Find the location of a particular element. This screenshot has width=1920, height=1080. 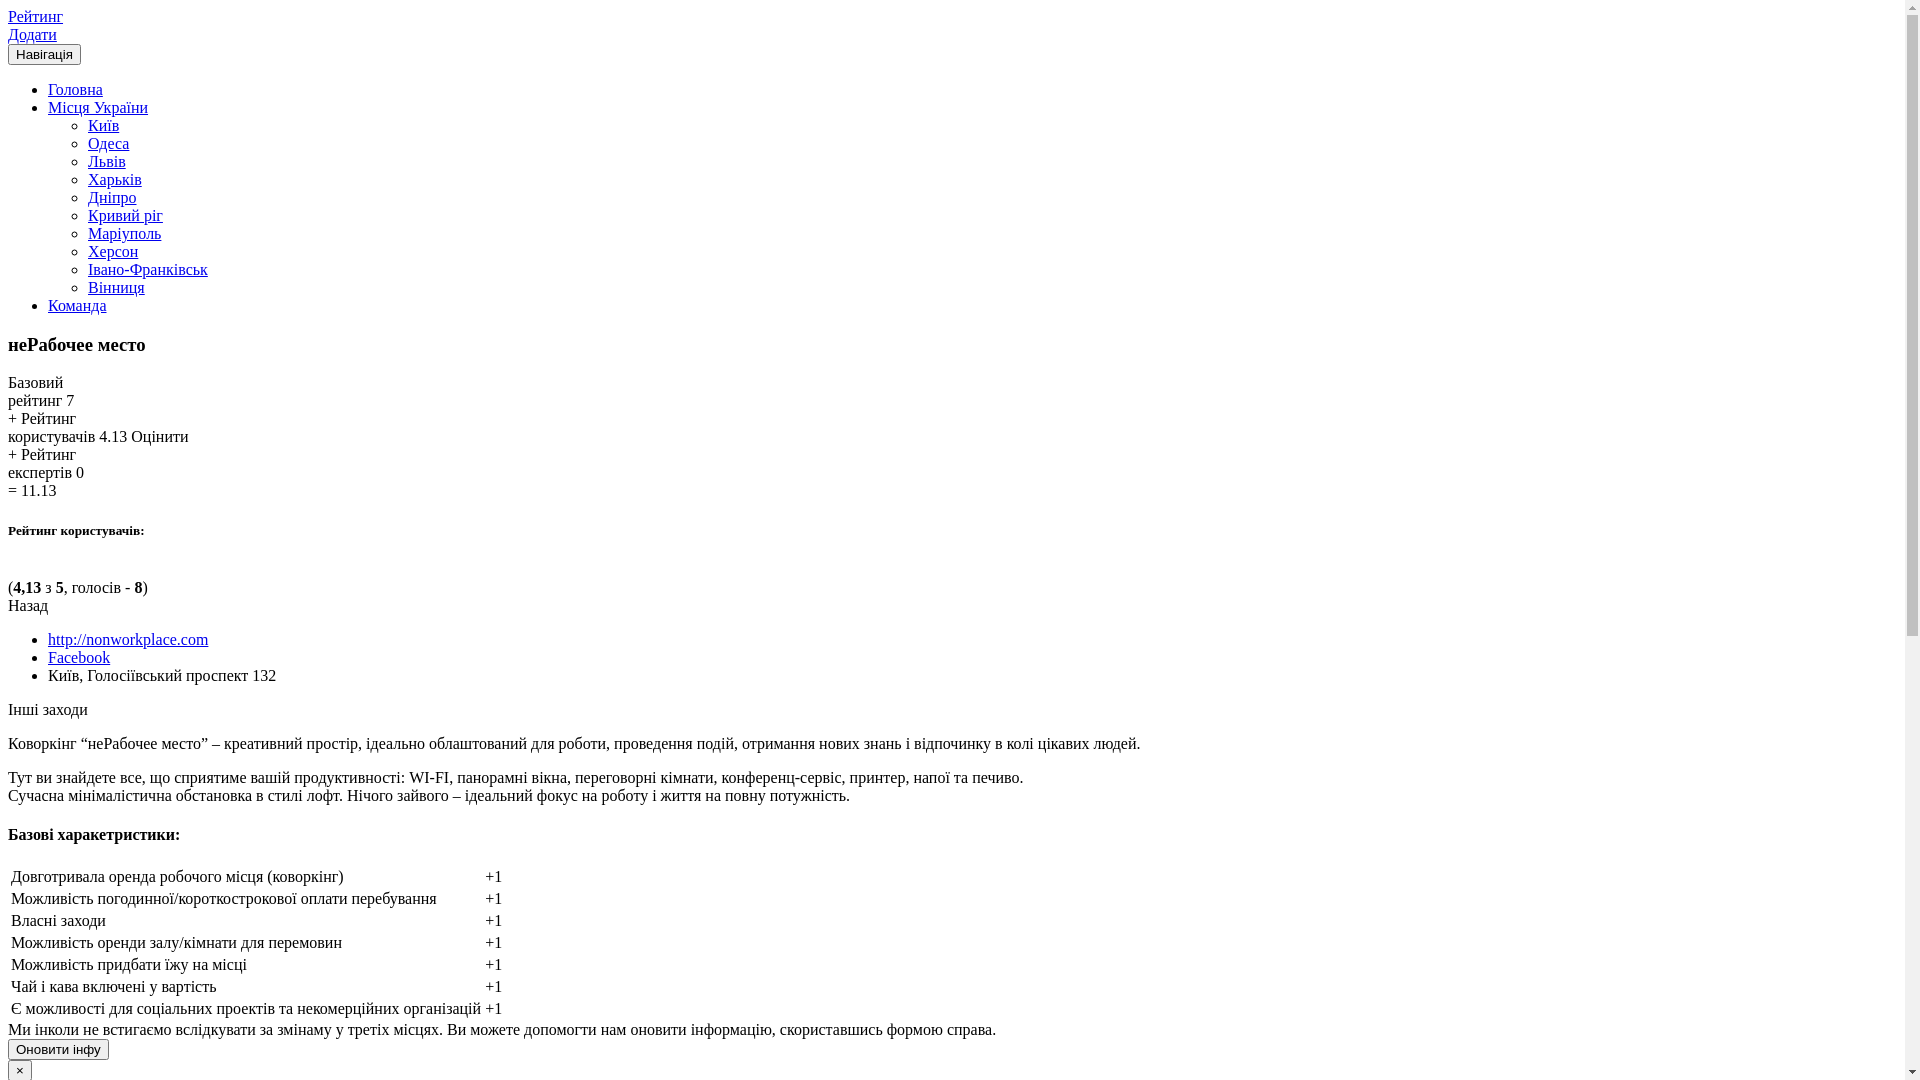

'http://nonworkplace.com' is located at coordinates (127, 639).